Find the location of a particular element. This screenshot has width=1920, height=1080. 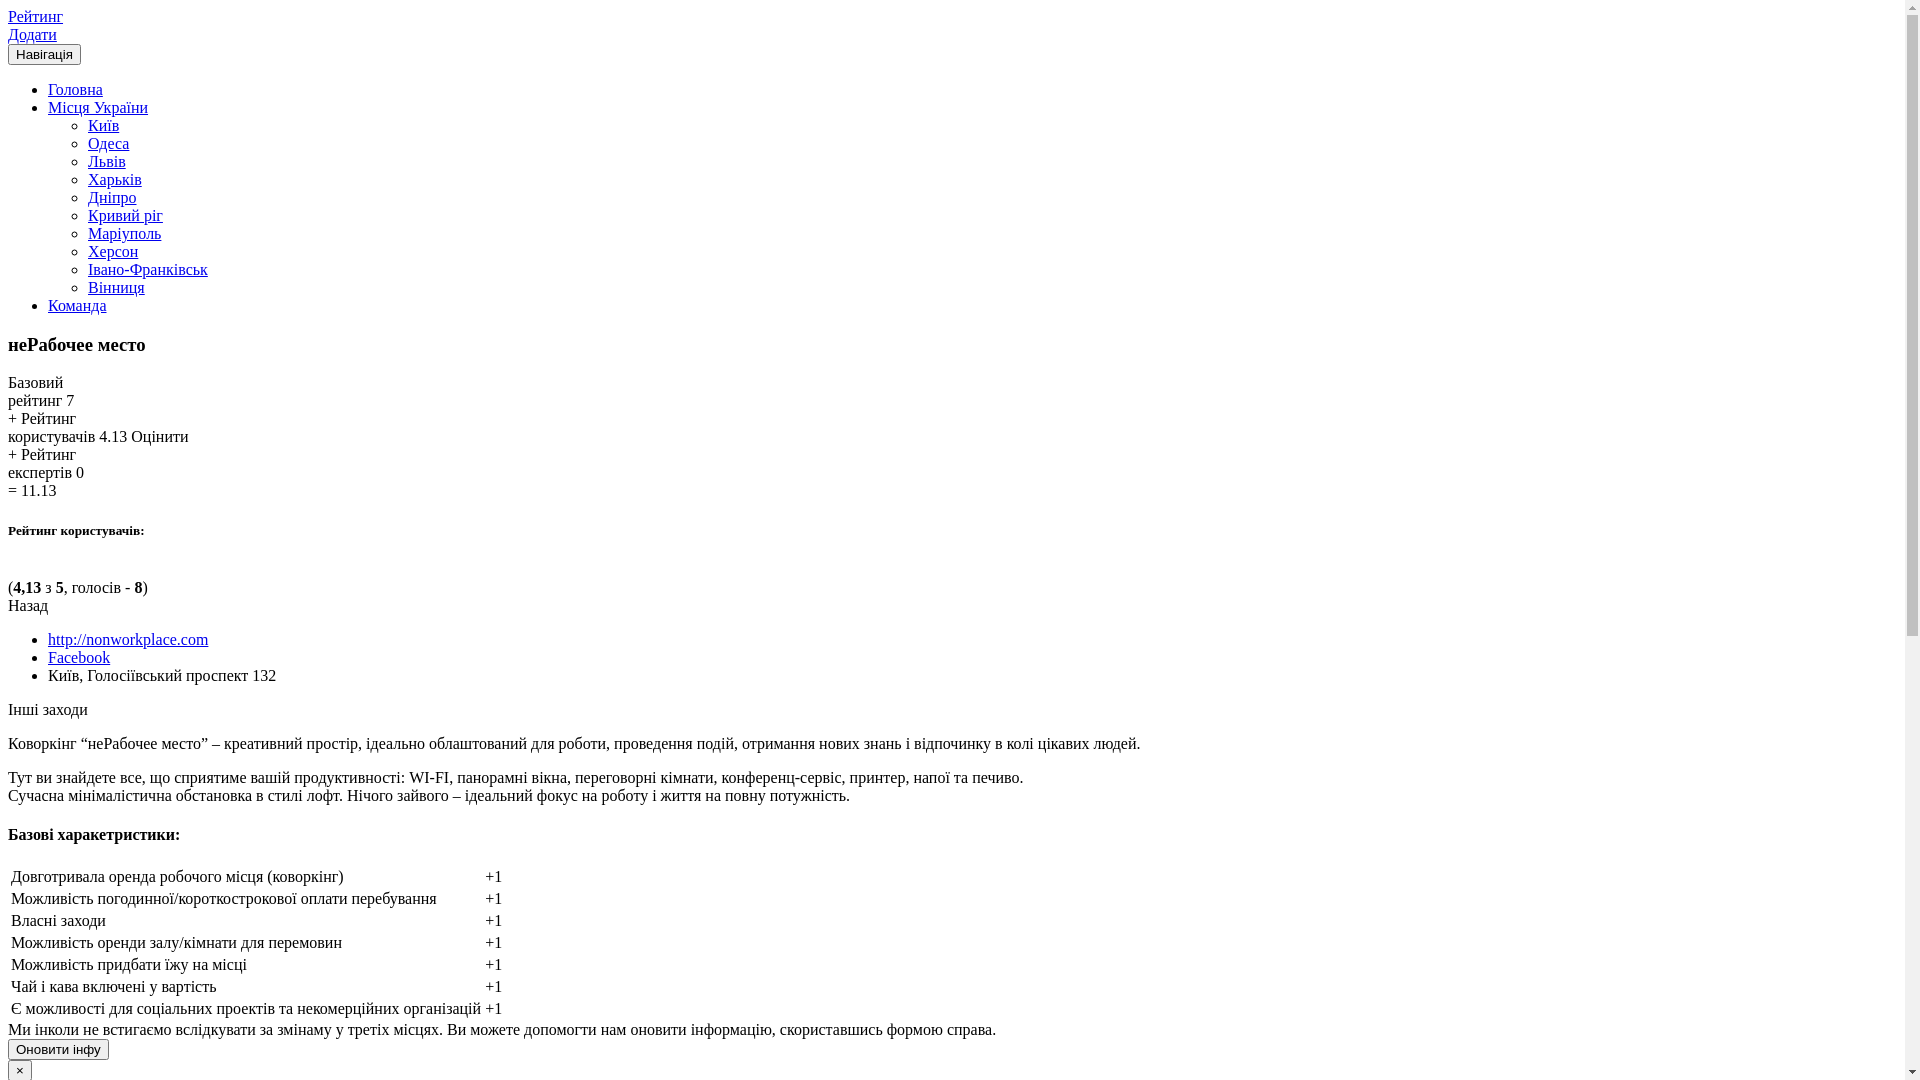

'http://nonworkplace.com' is located at coordinates (127, 639).